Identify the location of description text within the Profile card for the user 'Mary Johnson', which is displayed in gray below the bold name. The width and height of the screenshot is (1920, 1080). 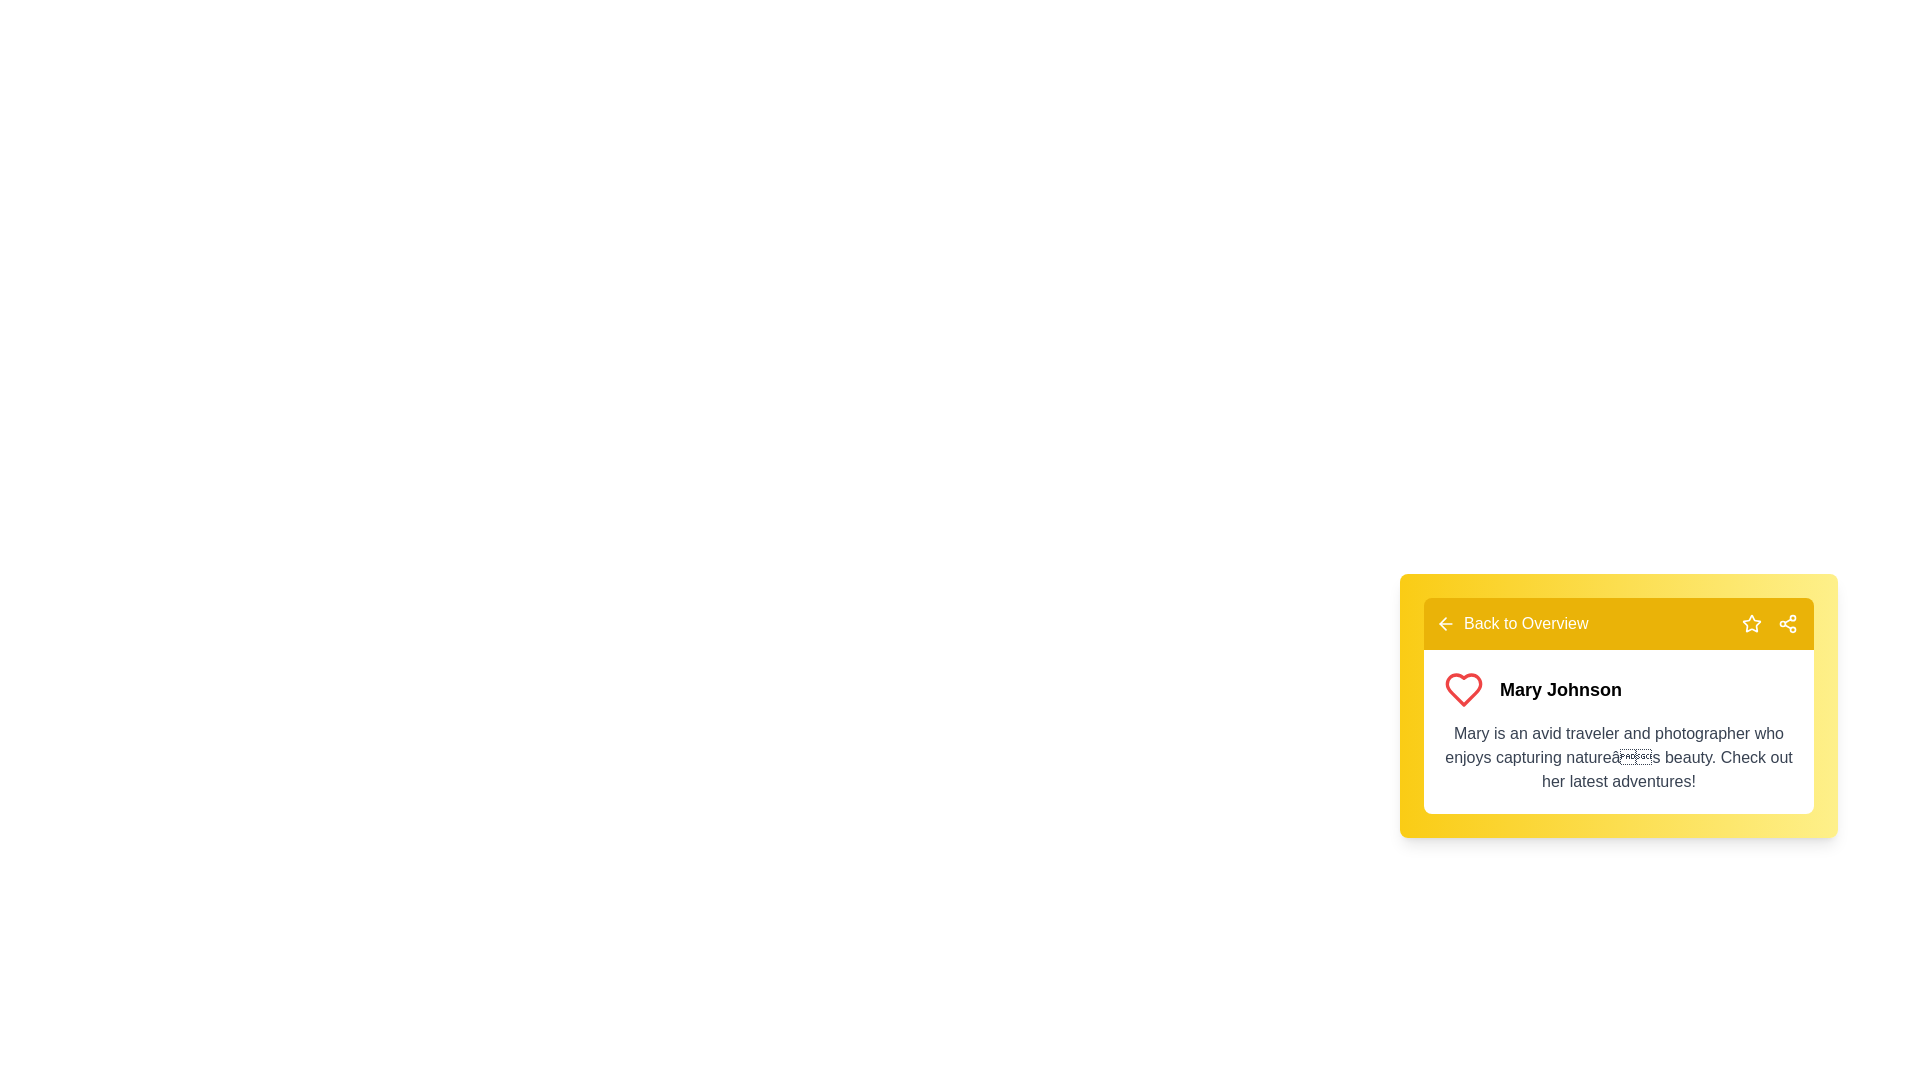
(1618, 732).